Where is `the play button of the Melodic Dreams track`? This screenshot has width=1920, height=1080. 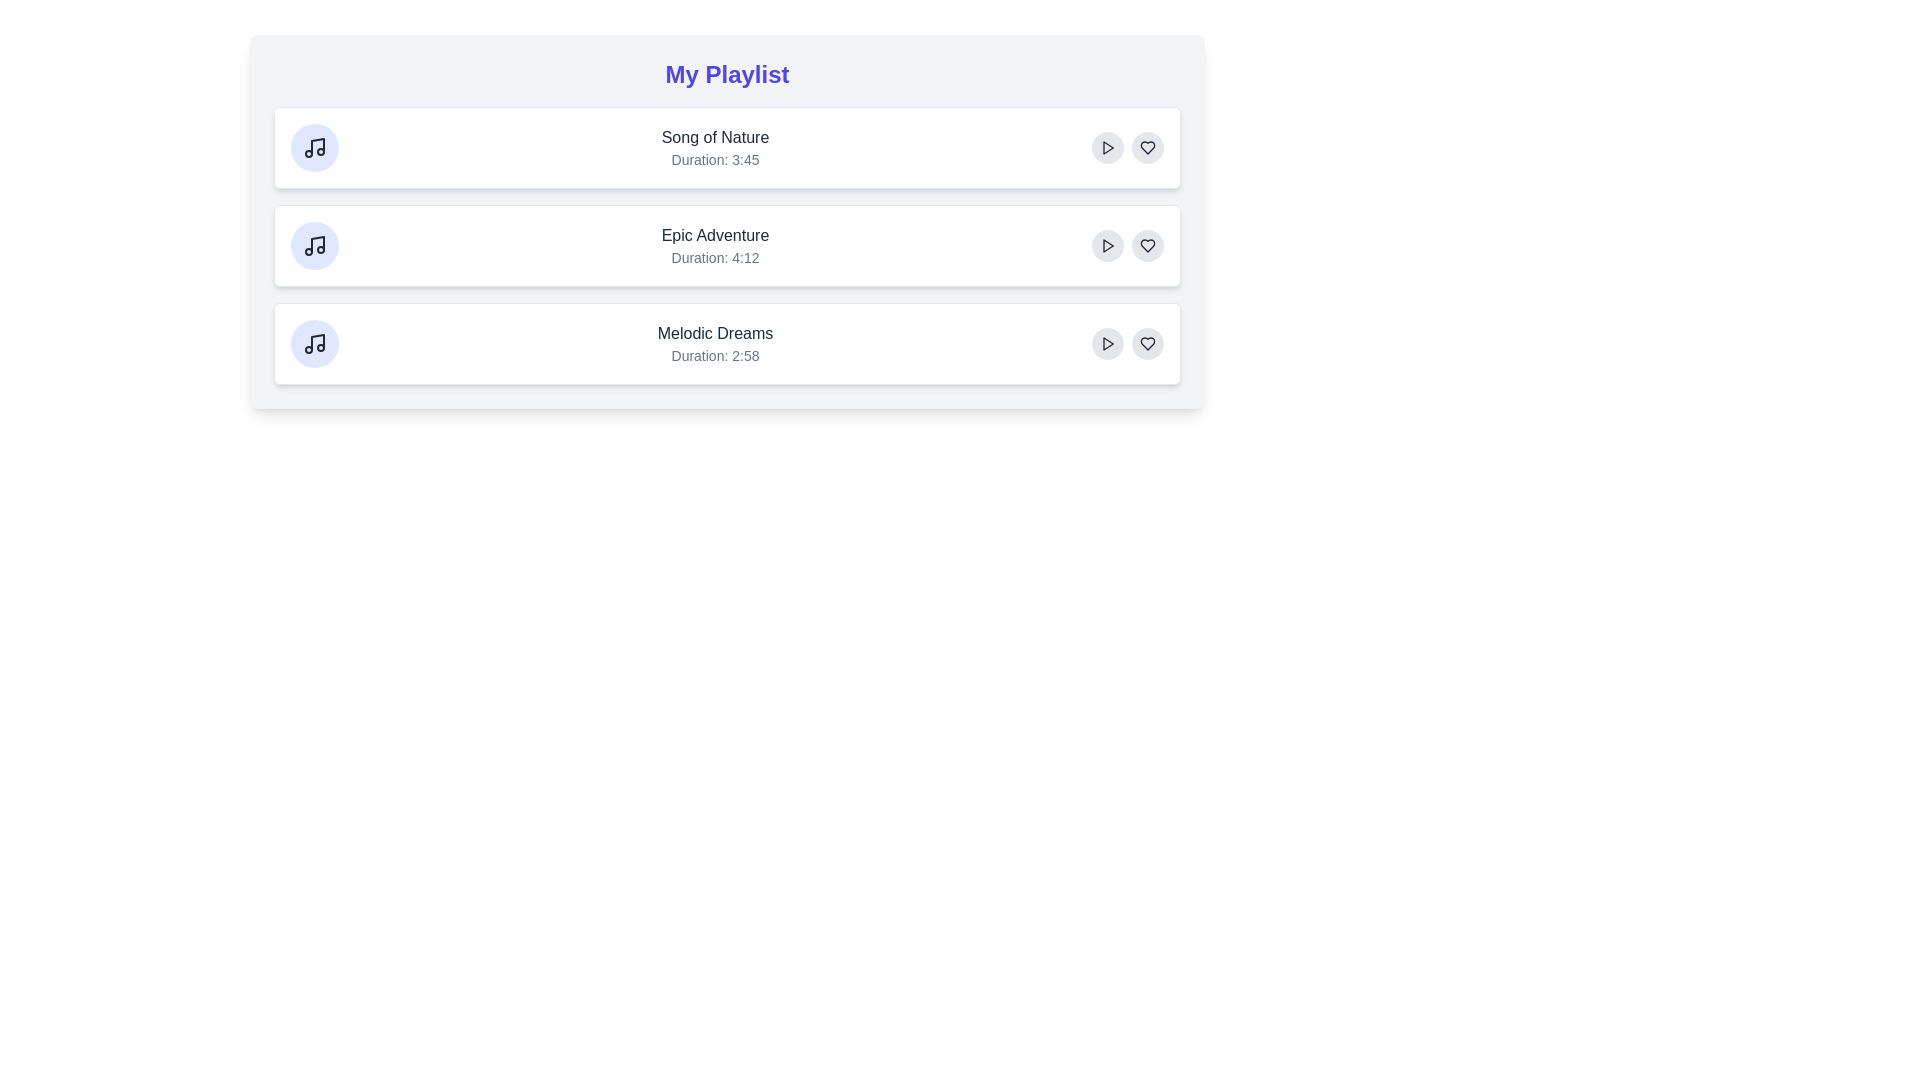
the play button of the Melodic Dreams track is located at coordinates (1107, 342).